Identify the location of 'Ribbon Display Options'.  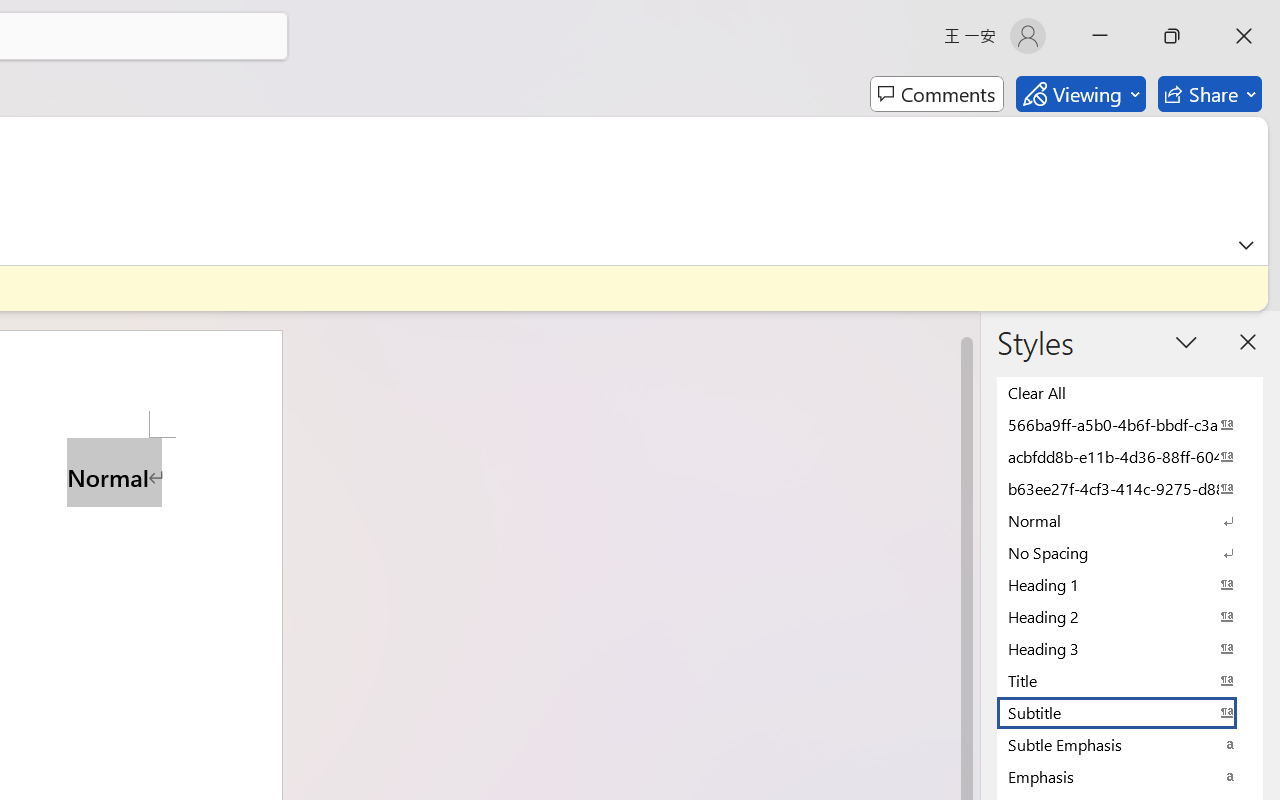
(1245, 244).